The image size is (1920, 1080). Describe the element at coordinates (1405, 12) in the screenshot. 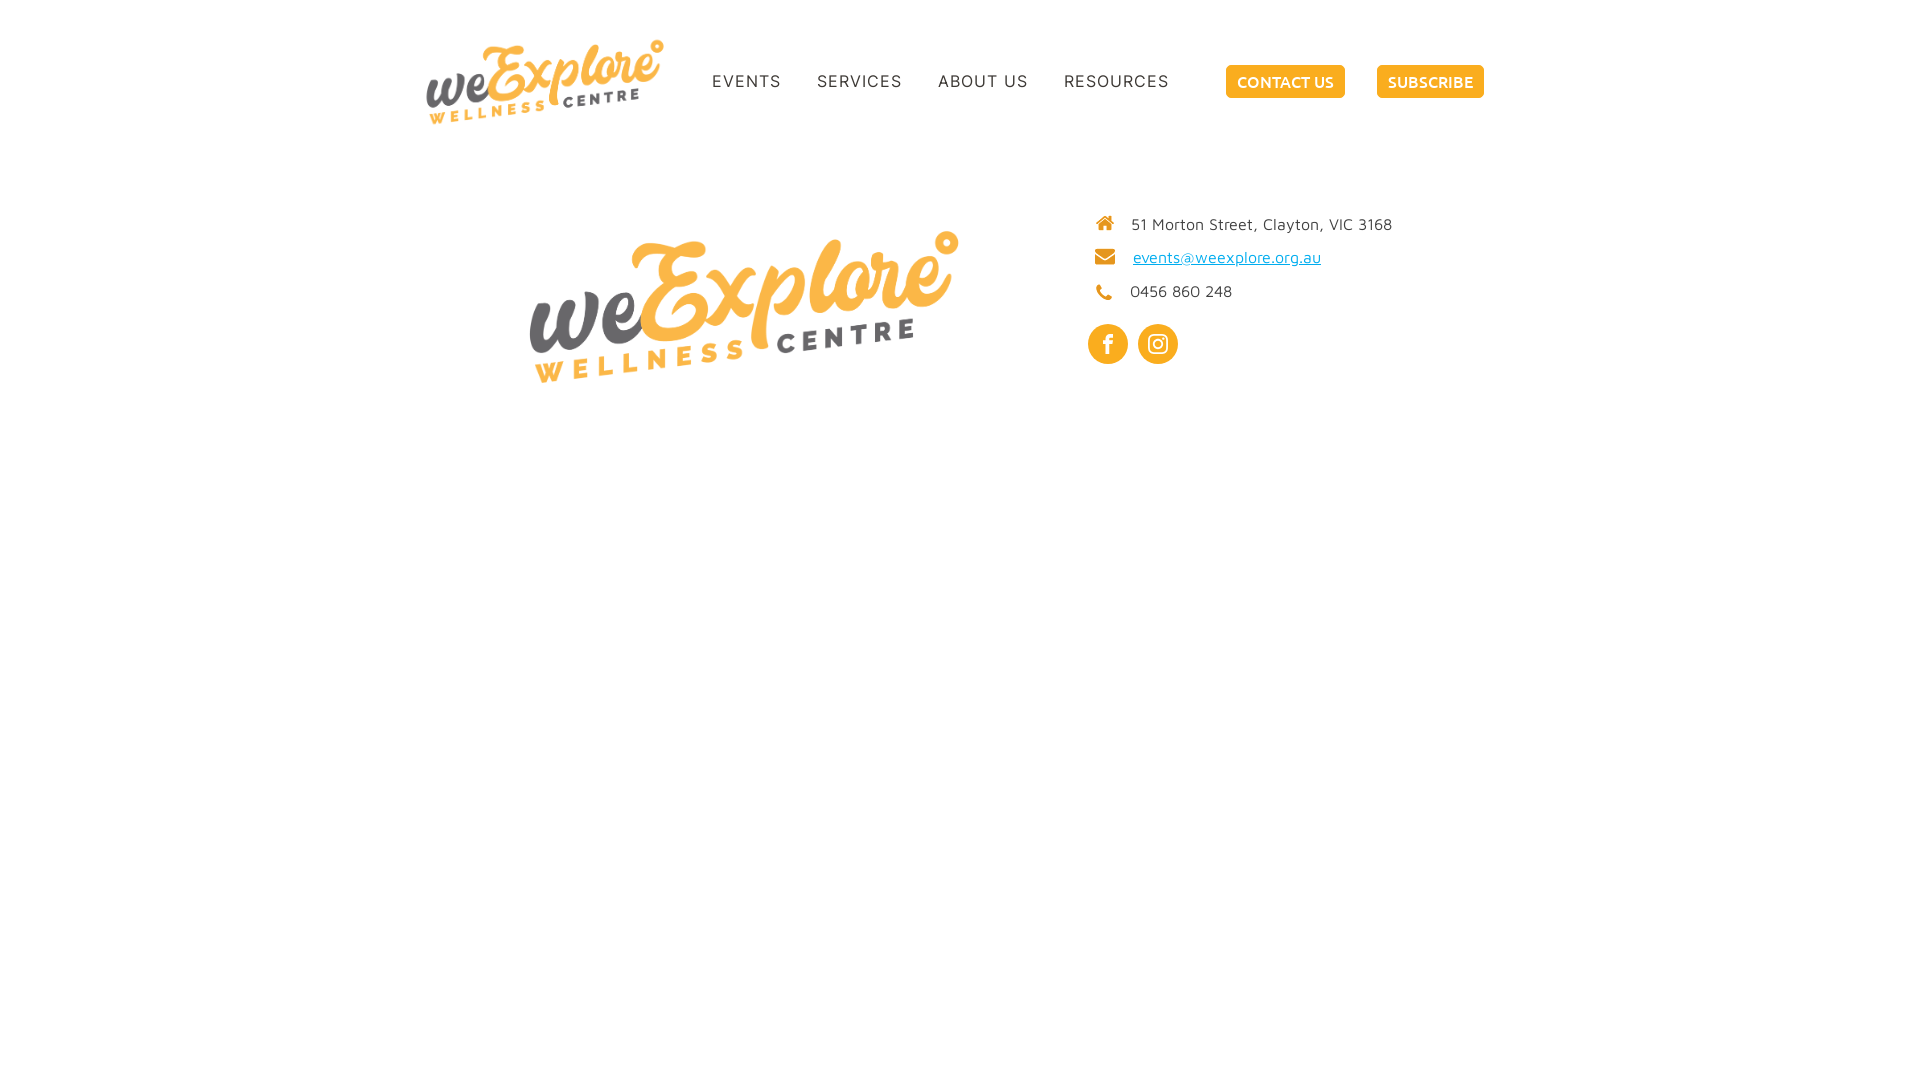

I see `'events@weexplore.org.au'` at that location.